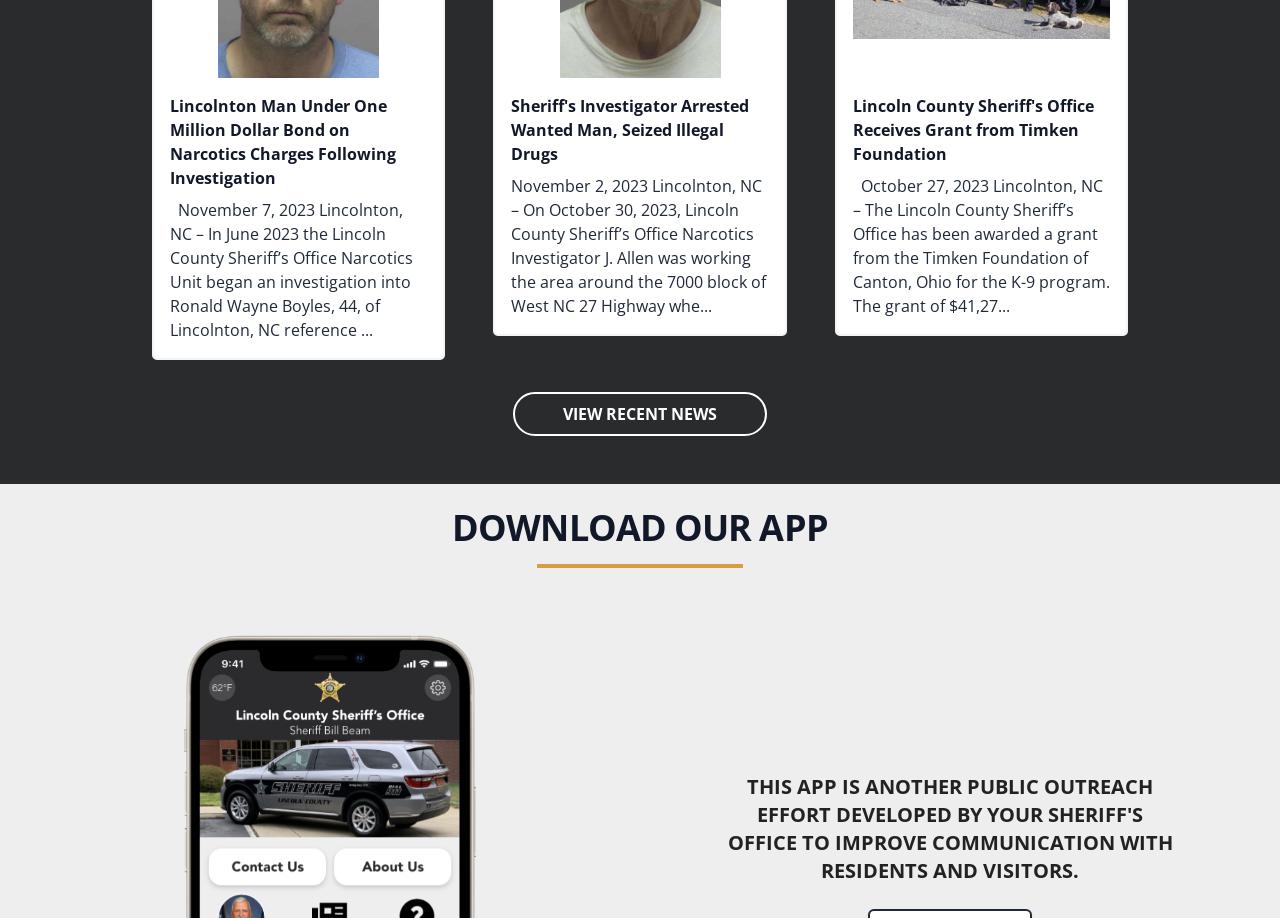  What do you see at coordinates (980, 244) in the screenshot?
I see `'October 27, 2023
Lincolnton, NC – The Lincoln County Sheriff’s Office has been awarded a grant from the Timken Foundation of Canton, Ohio for the K-9 program.
The grant of $41,27...'` at bounding box center [980, 244].